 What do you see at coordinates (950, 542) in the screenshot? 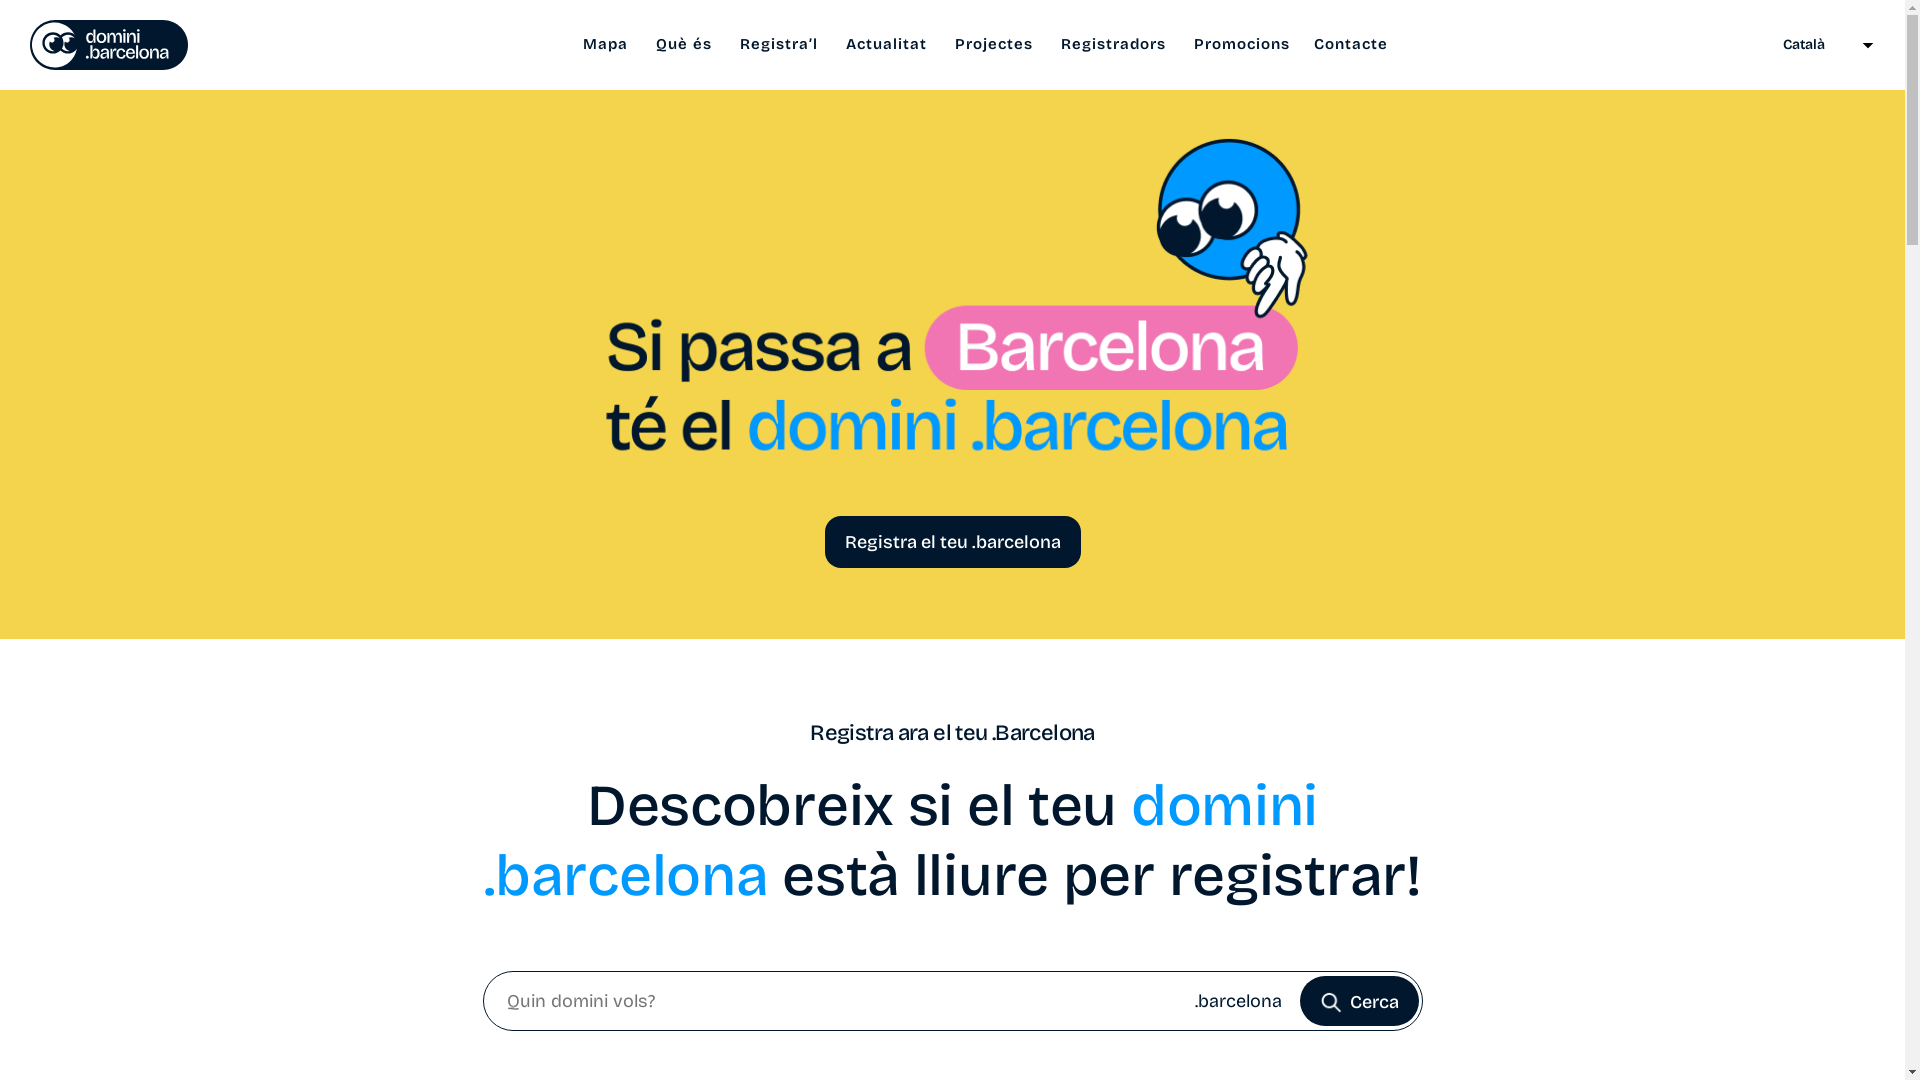
I see `'Registra el teu .barcelona'` at bounding box center [950, 542].